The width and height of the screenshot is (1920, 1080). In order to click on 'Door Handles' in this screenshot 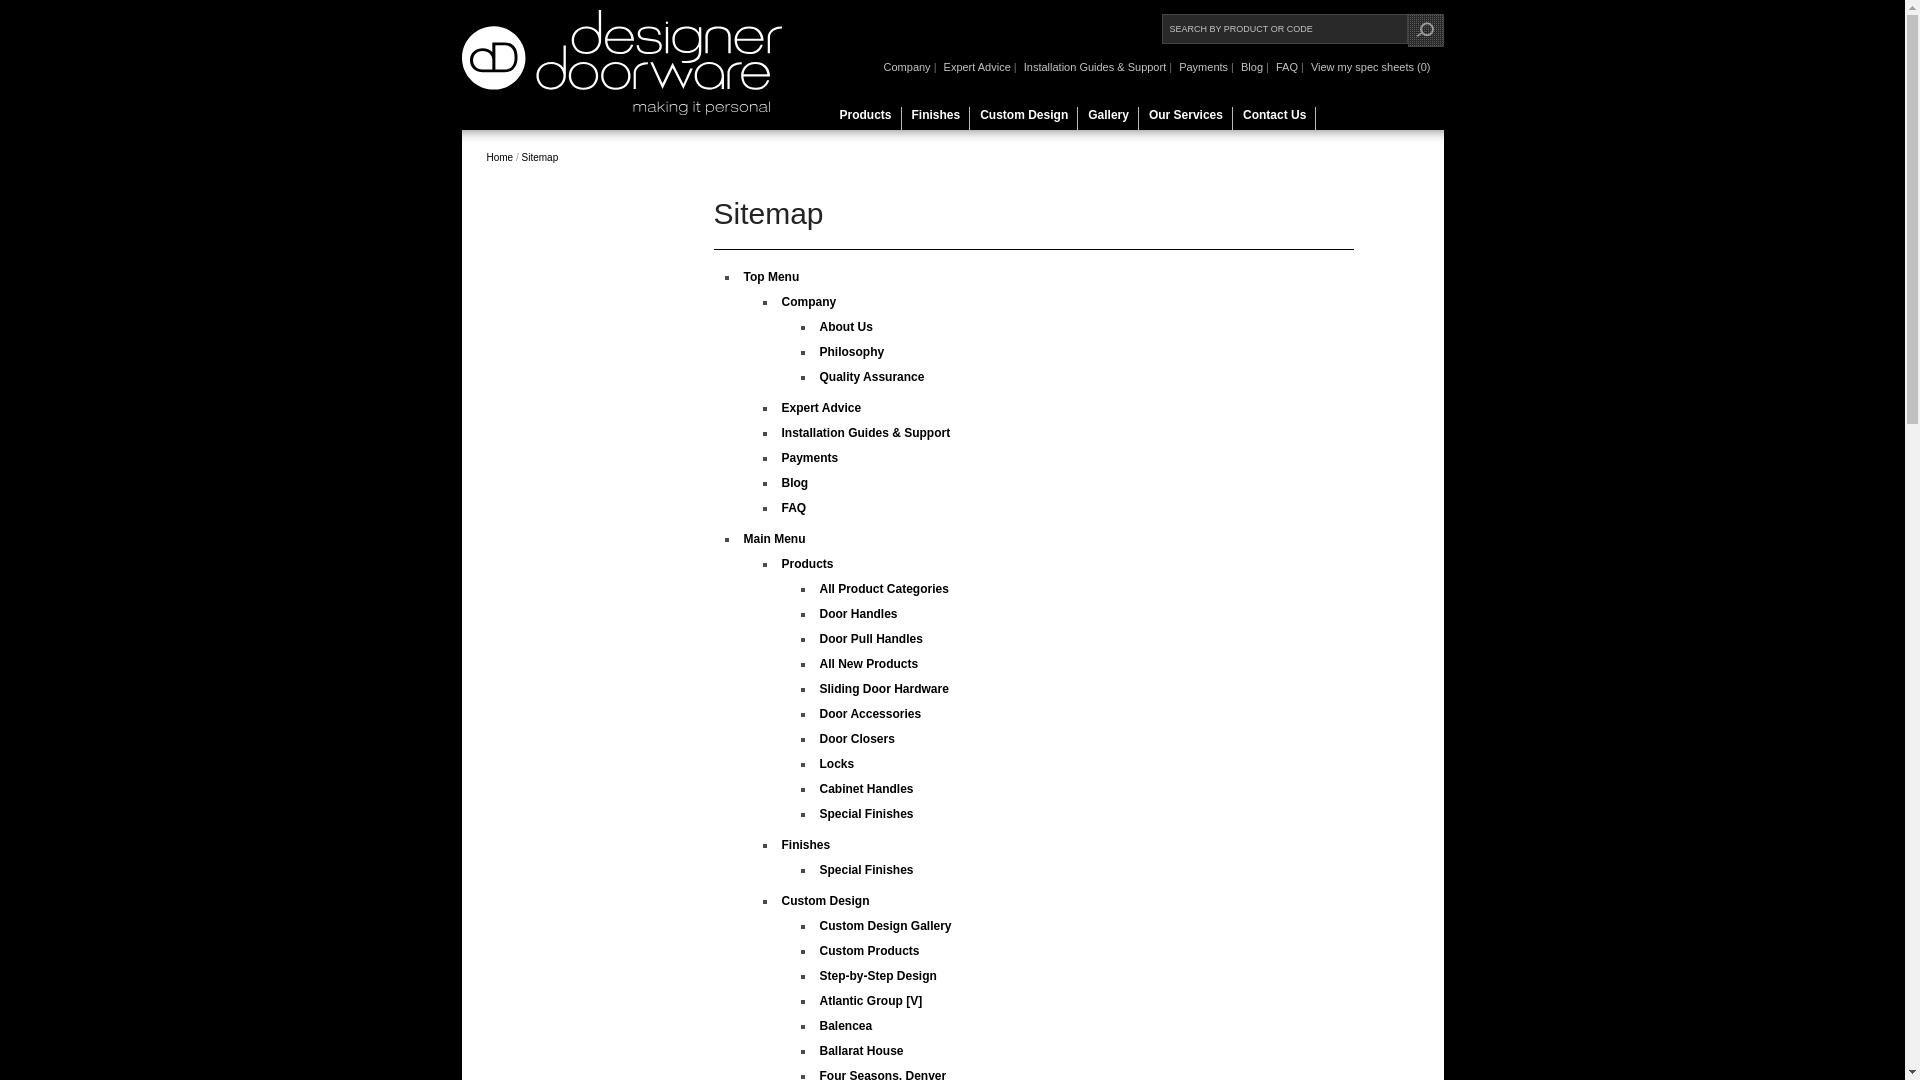, I will do `click(859, 612)`.